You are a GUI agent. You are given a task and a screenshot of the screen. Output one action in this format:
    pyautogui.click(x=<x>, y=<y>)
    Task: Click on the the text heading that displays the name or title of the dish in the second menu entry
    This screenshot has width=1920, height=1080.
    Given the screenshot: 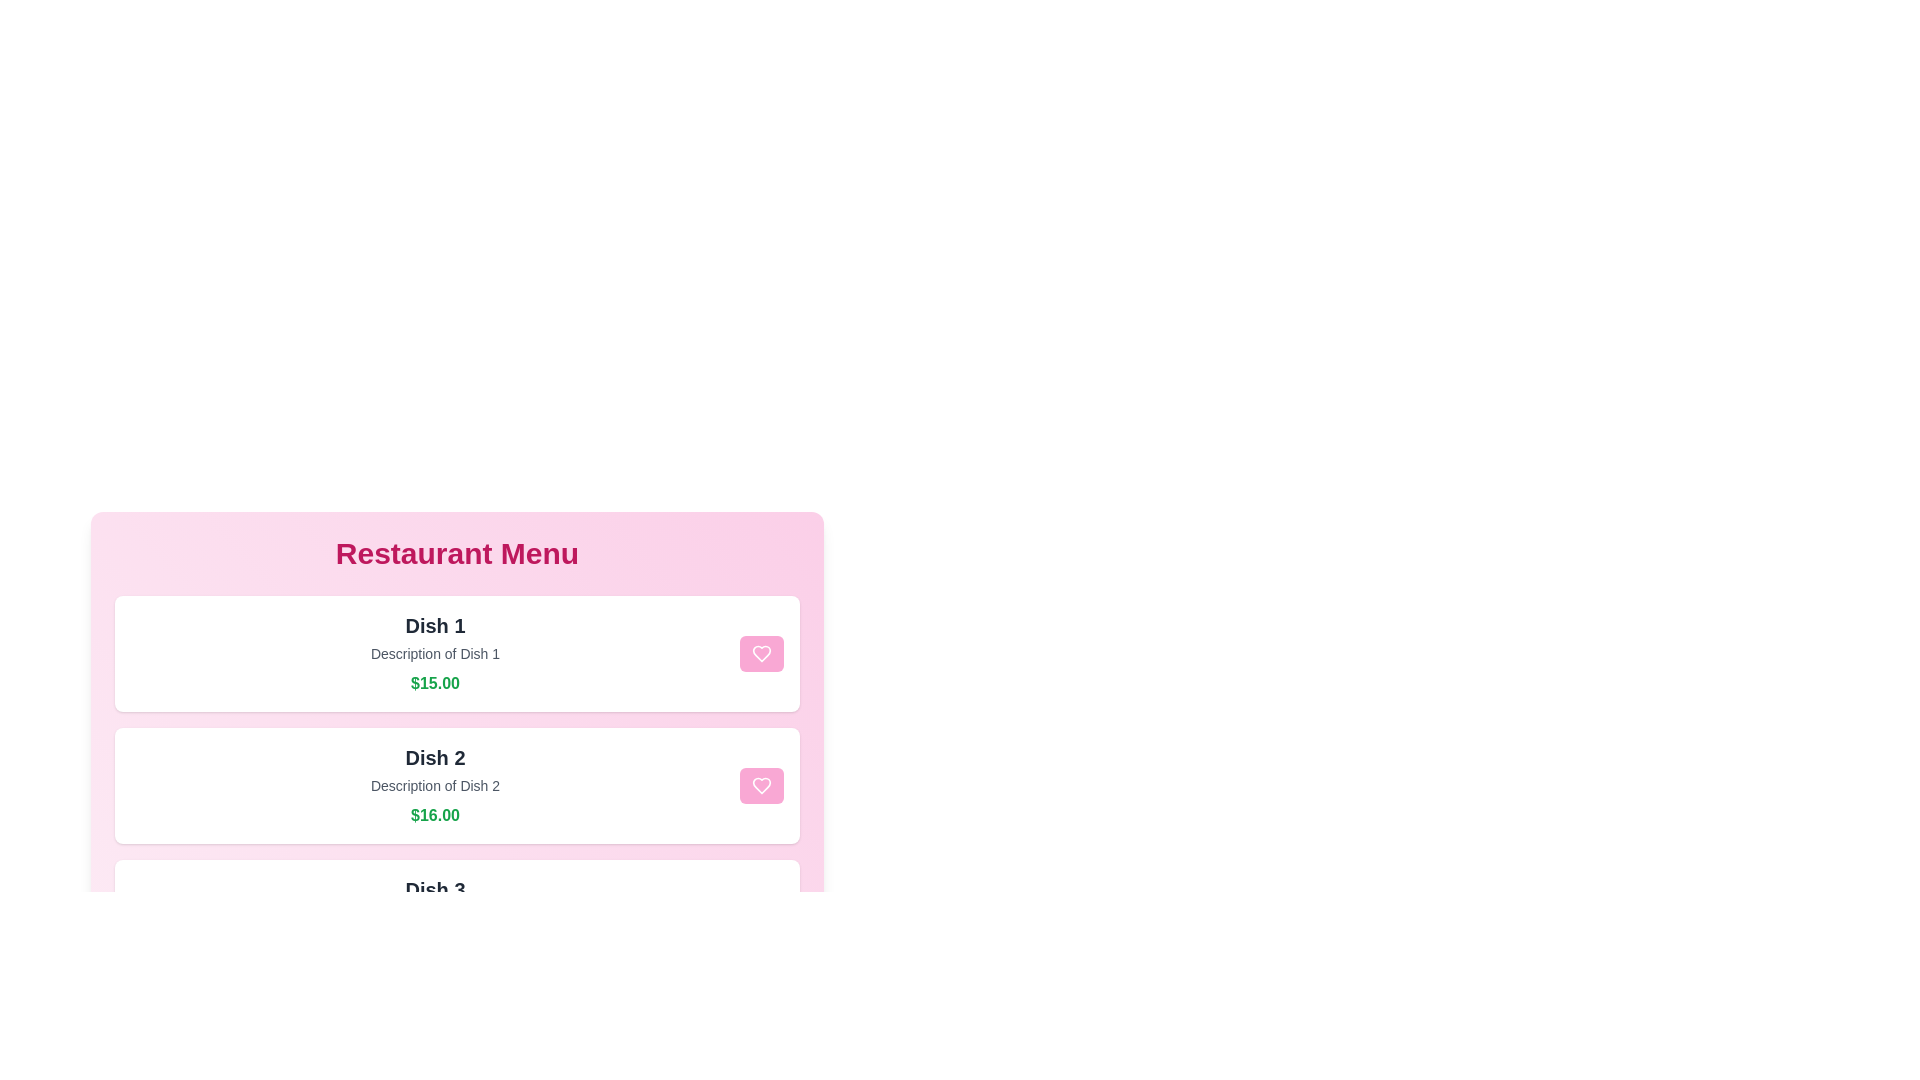 What is the action you would take?
    pyautogui.click(x=434, y=758)
    